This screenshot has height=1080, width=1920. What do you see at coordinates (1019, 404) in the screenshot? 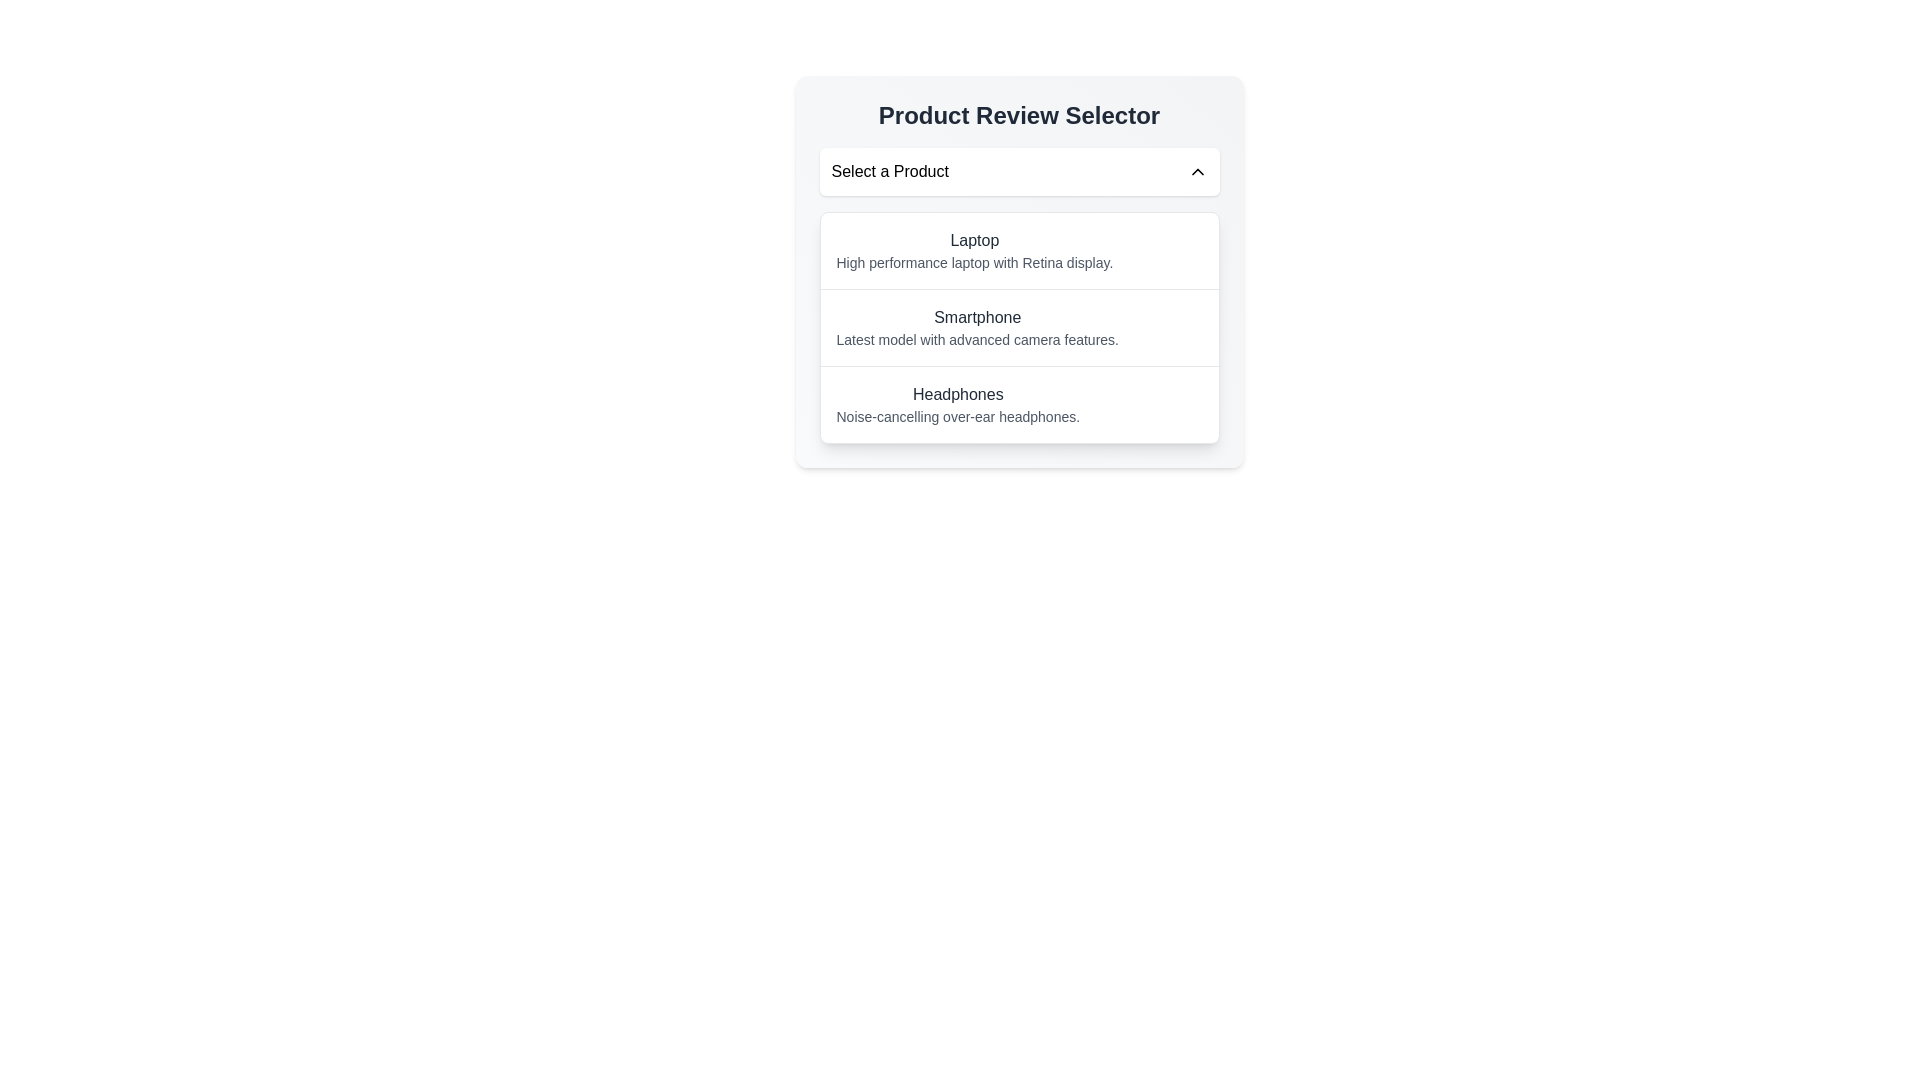
I see `the product card element displaying 'Headphones' with a description of 'Noise-cancelling over-ear headphones.' which is the third item in the list under 'Product Review Selector'` at bounding box center [1019, 404].